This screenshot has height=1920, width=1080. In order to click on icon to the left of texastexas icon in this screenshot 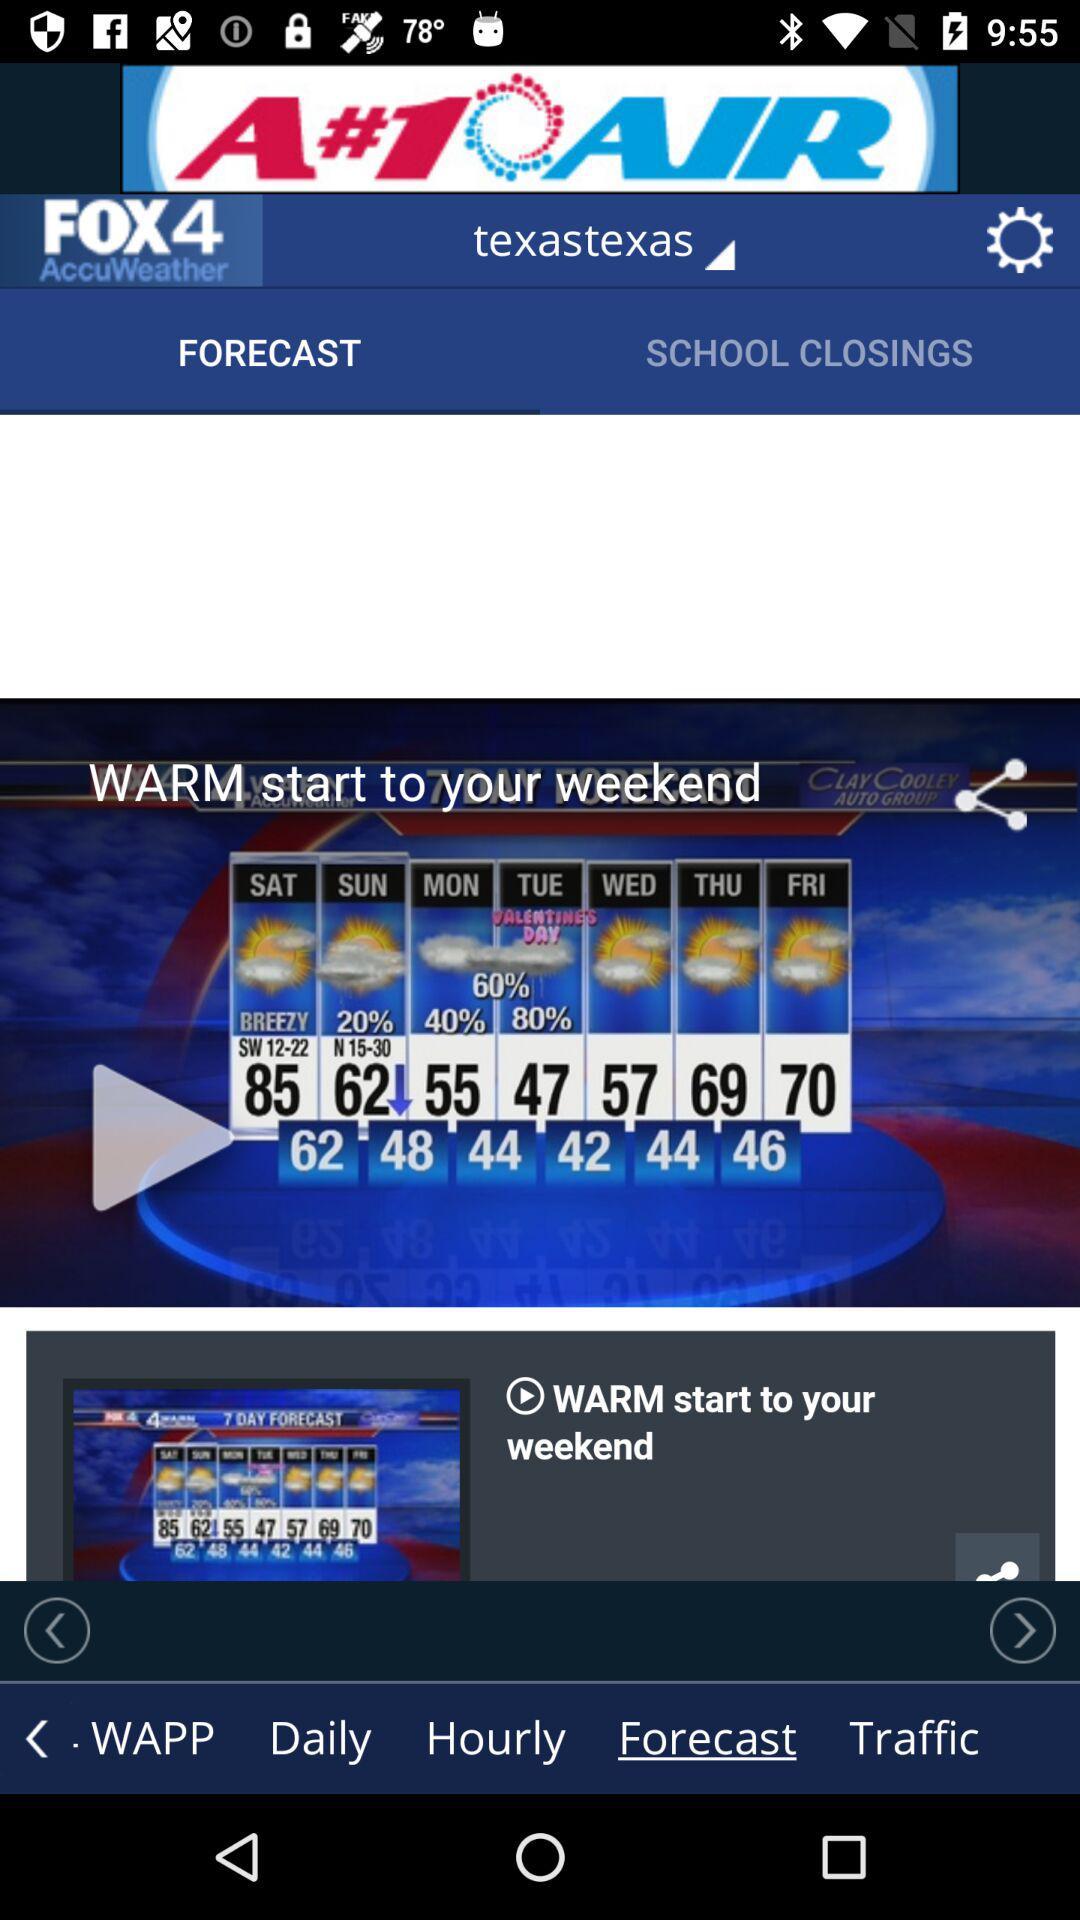, I will do `click(131, 240)`.